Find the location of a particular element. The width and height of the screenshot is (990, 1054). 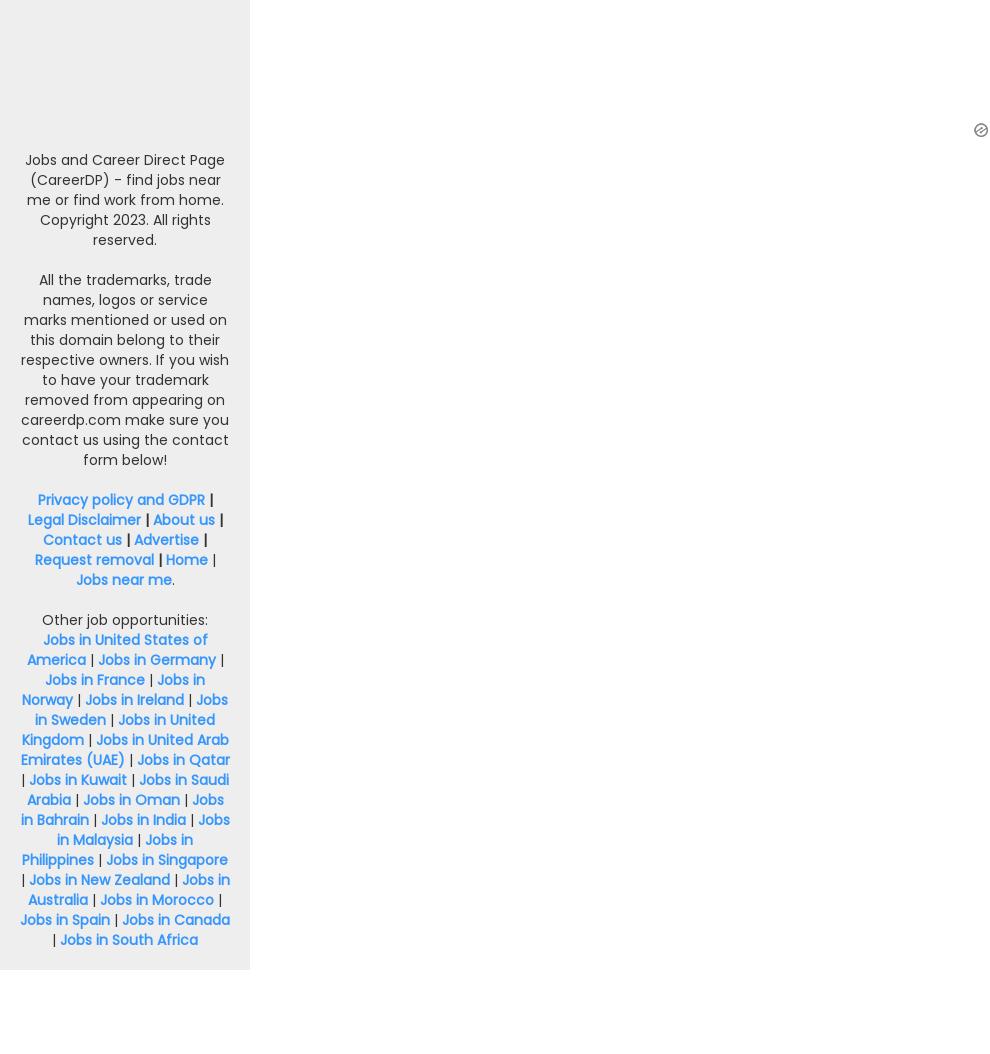

'Jobs in Malaysia' is located at coordinates (57, 827).